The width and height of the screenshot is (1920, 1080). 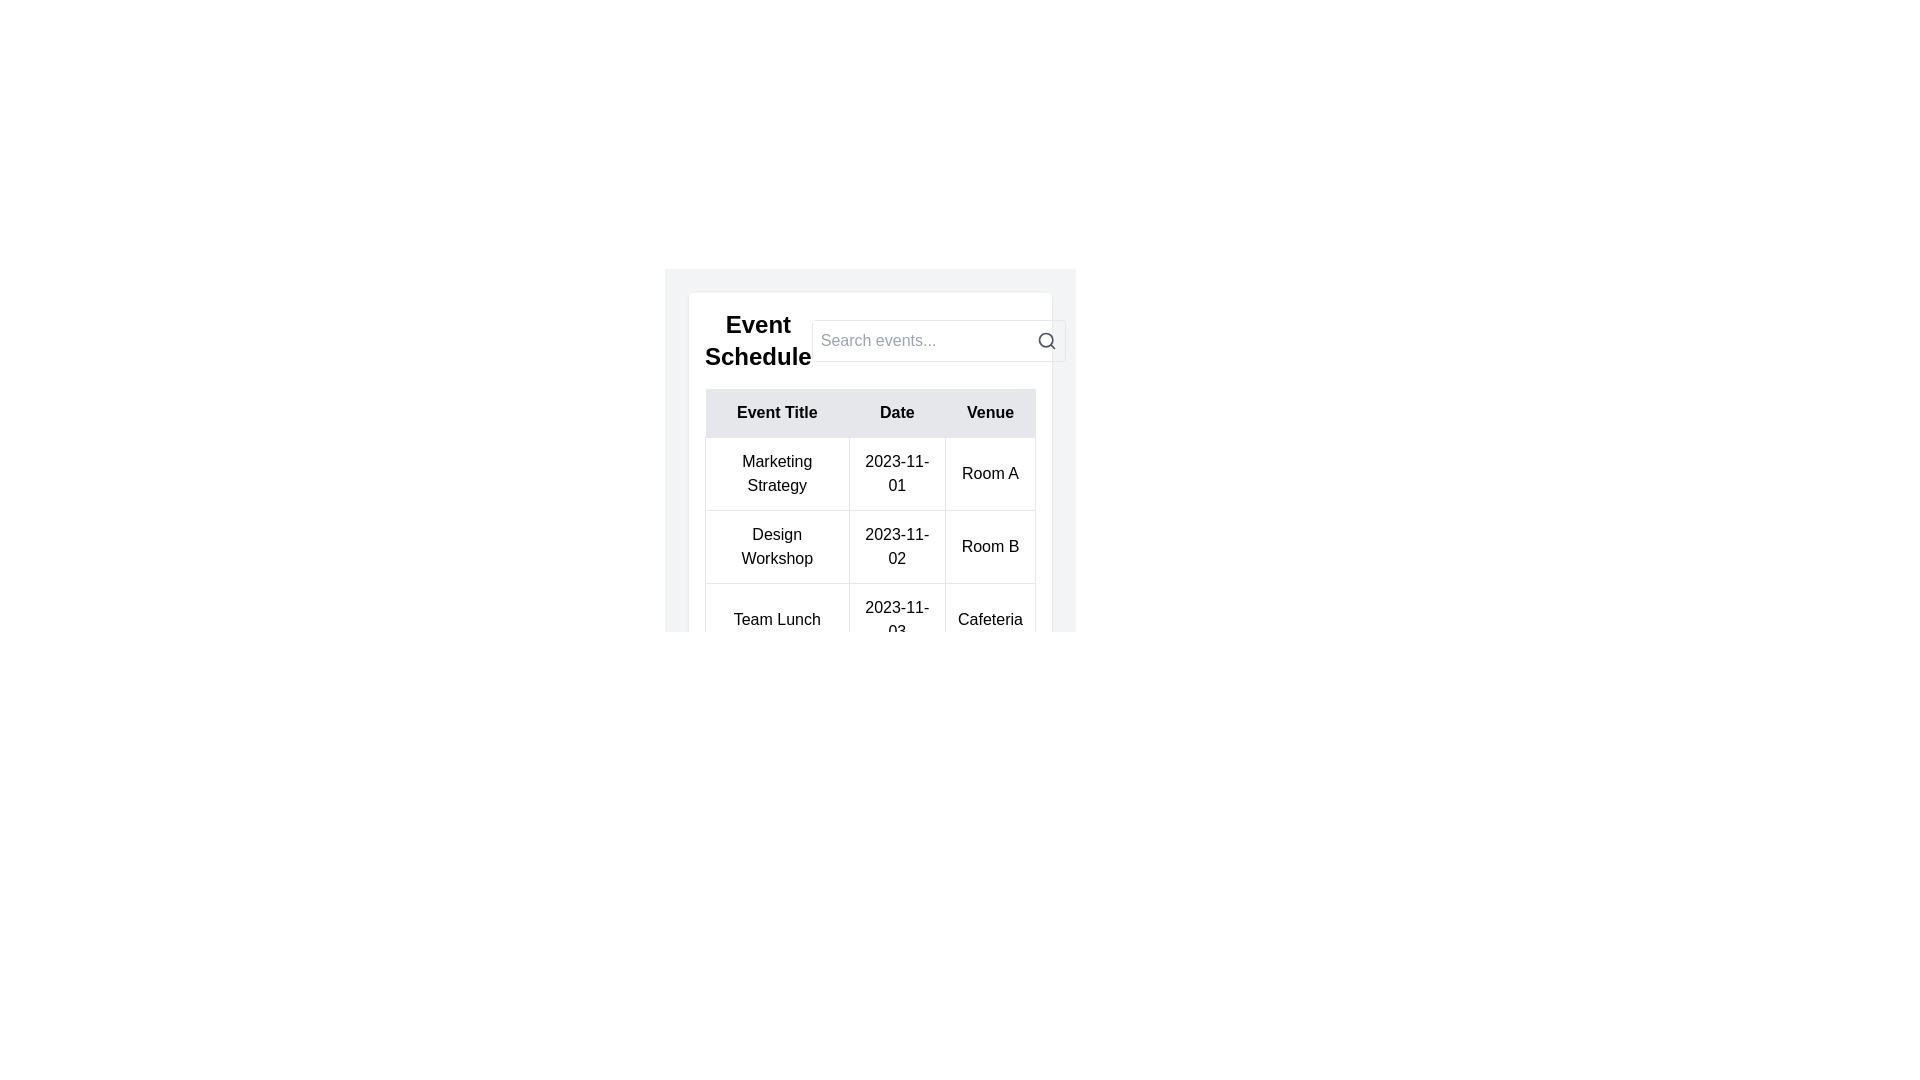 What do you see at coordinates (870, 547) in the screenshot?
I see `the text display cell that corresponds to the date '2023-11-02' located in the second row under the 'Date' column` at bounding box center [870, 547].